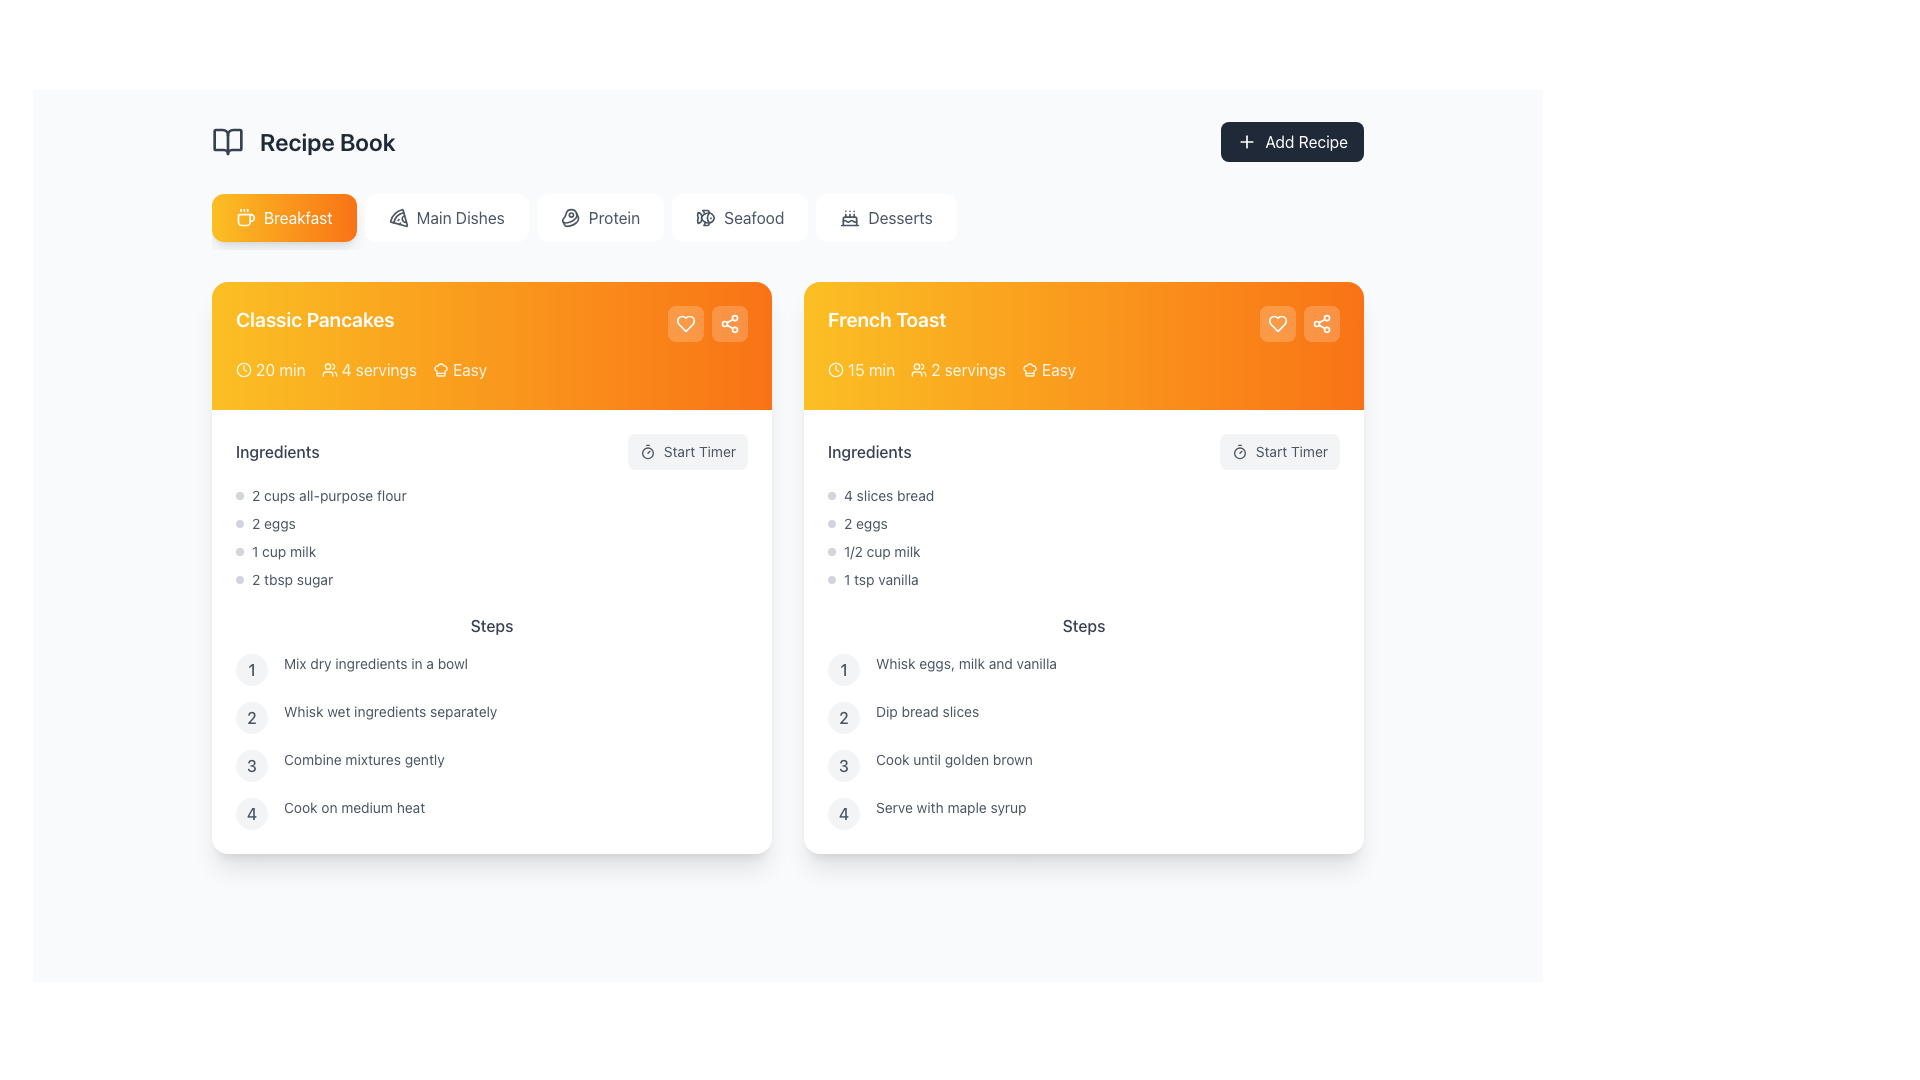 Image resolution: width=1920 pixels, height=1080 pixels. What do you see at coordinates (329, 370) in the screenshot?
I see `compact icon resembling two user silhouettes, which is positioned next to the text '4 servings' in the header section of the 'Classic Pancakes' card` at bounding box center [329, 370].